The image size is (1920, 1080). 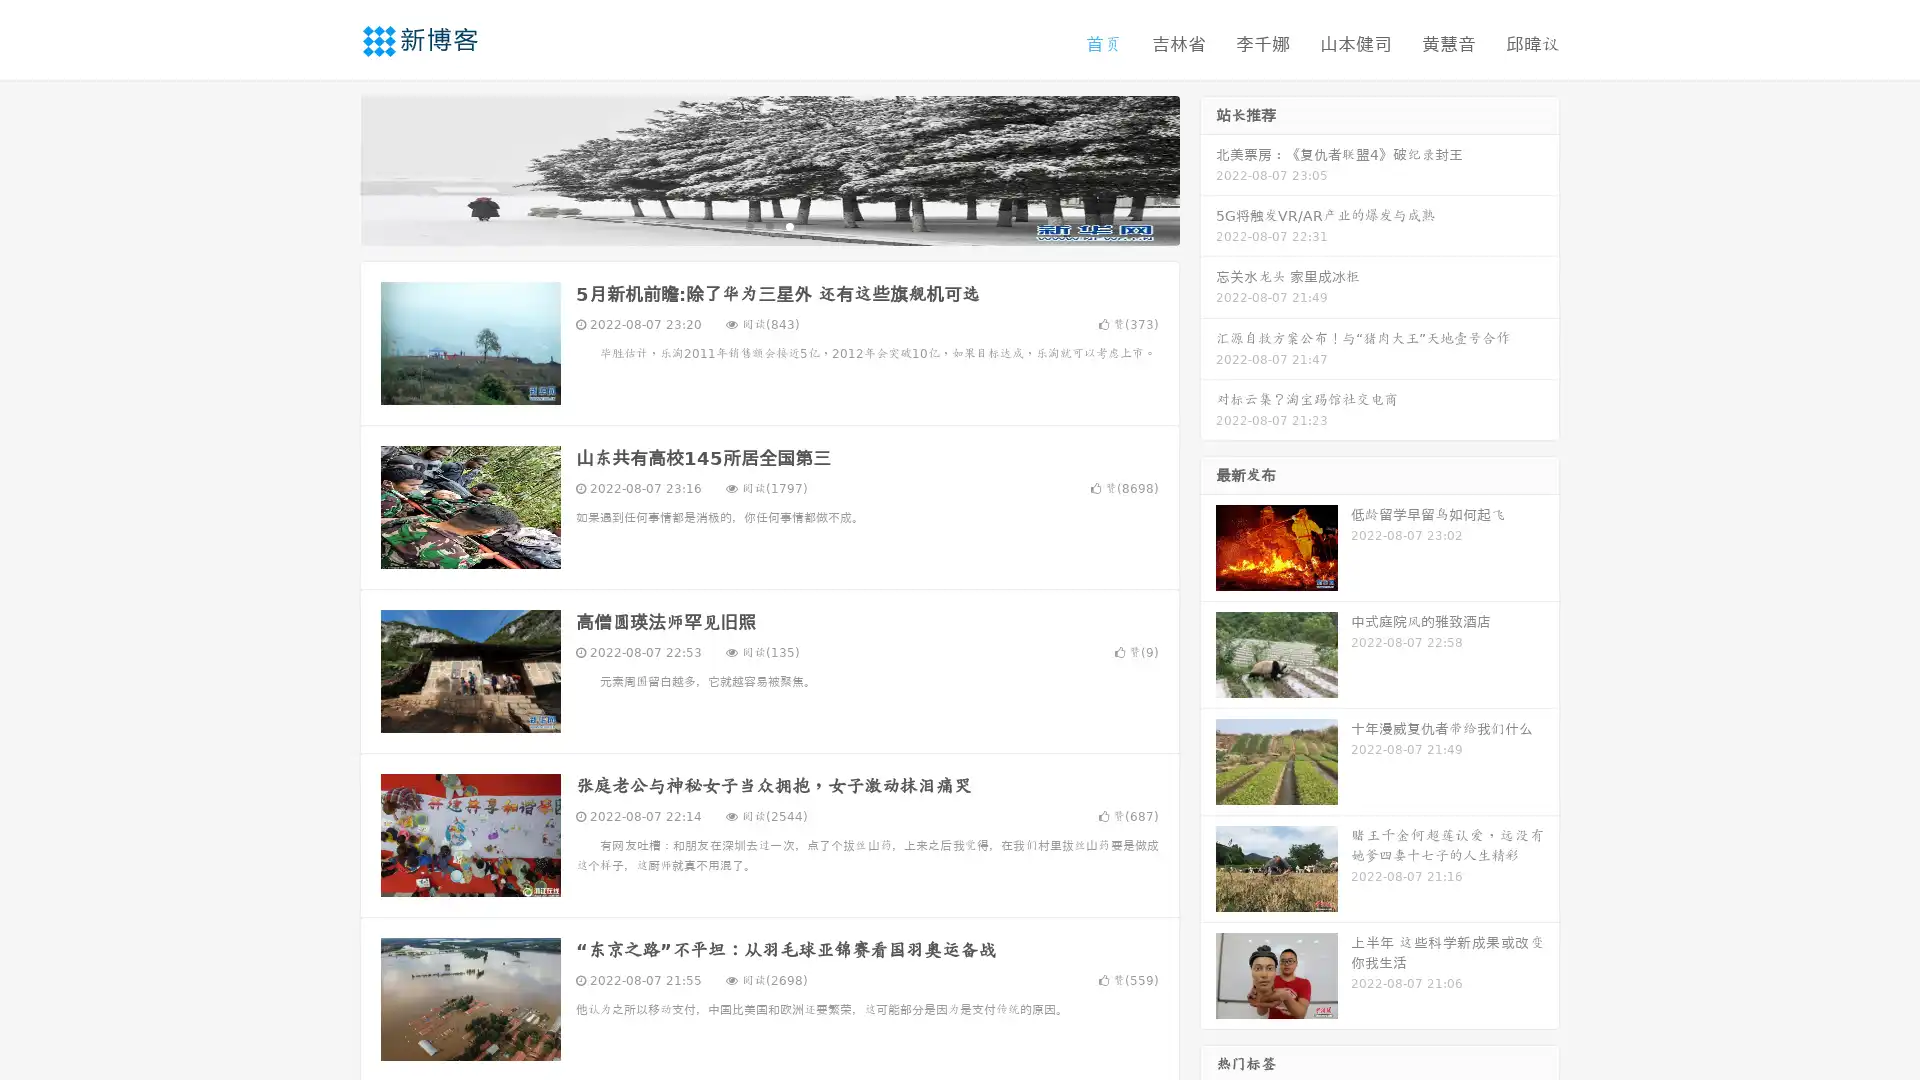 I want to click on Next slide, so click(x=1208, y=168).